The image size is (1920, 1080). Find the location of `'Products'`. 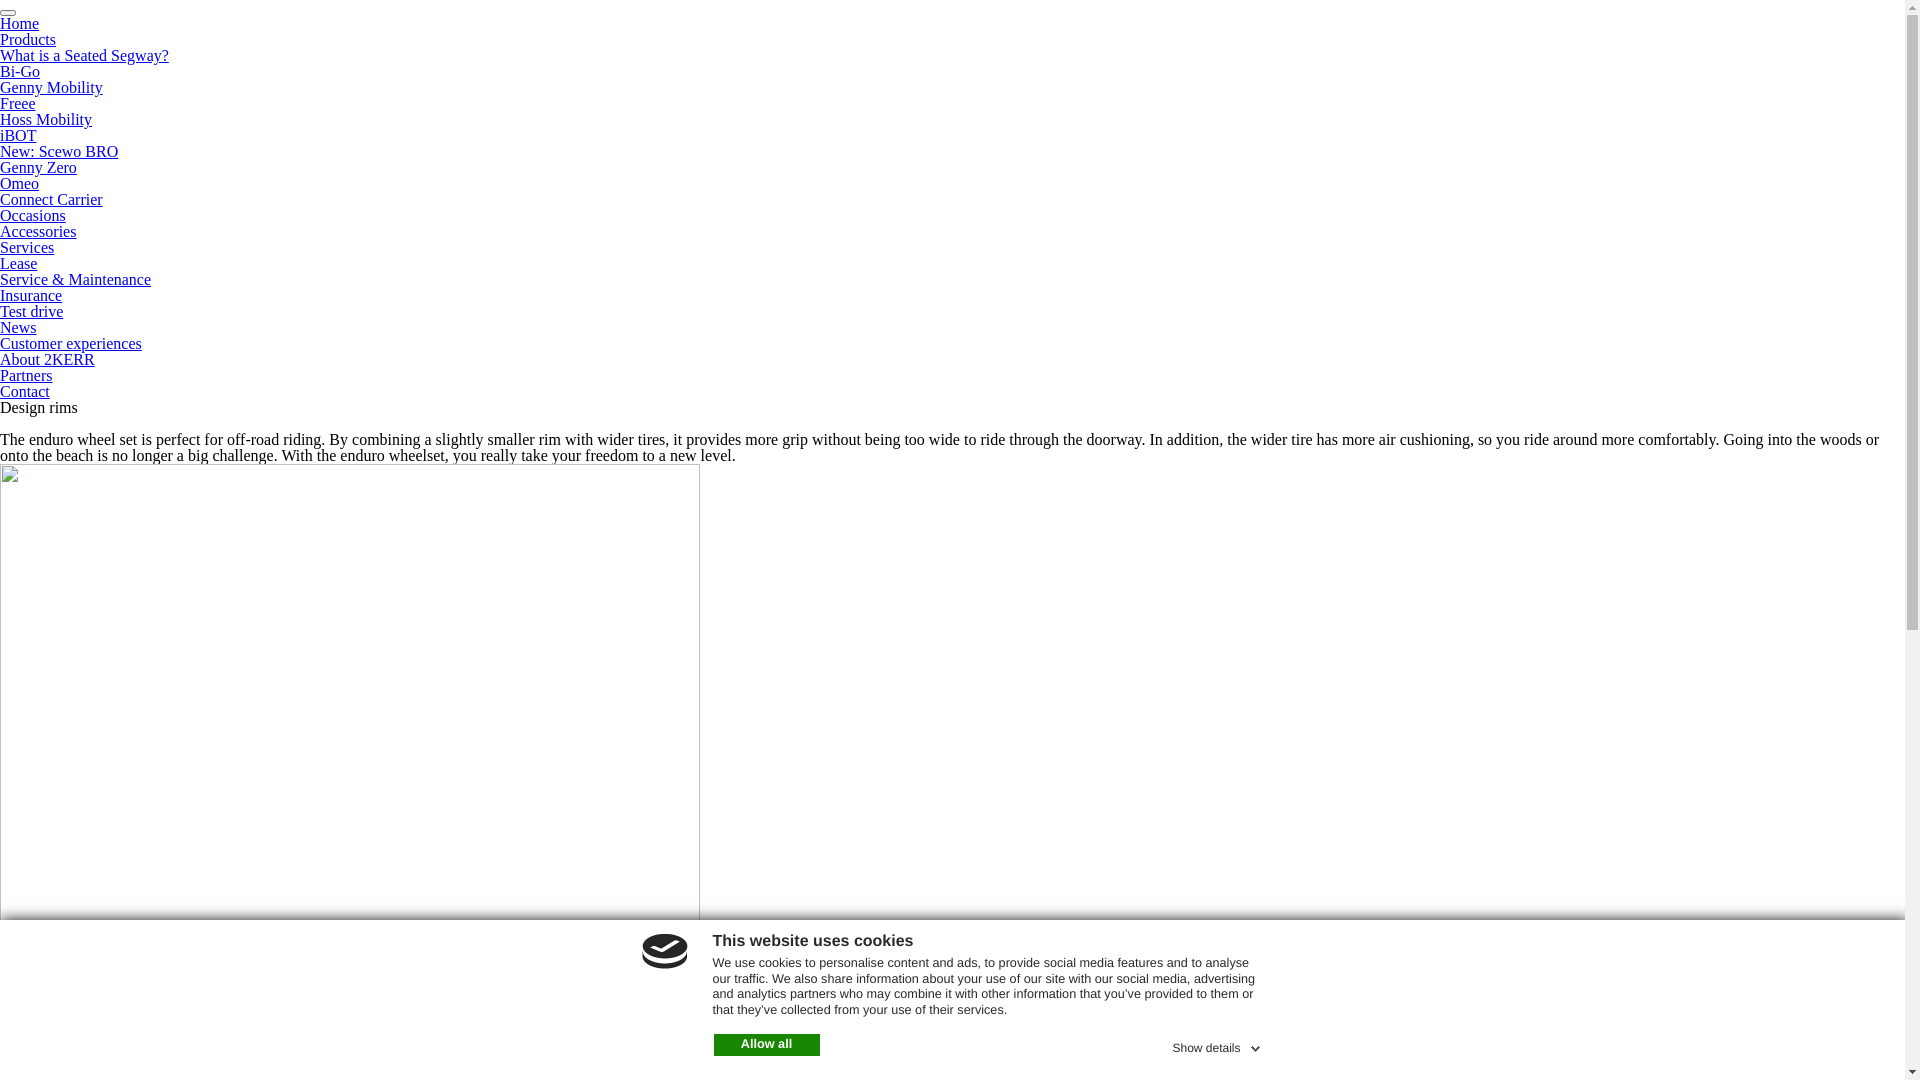

'Products' is located at coordinates (0, 39).